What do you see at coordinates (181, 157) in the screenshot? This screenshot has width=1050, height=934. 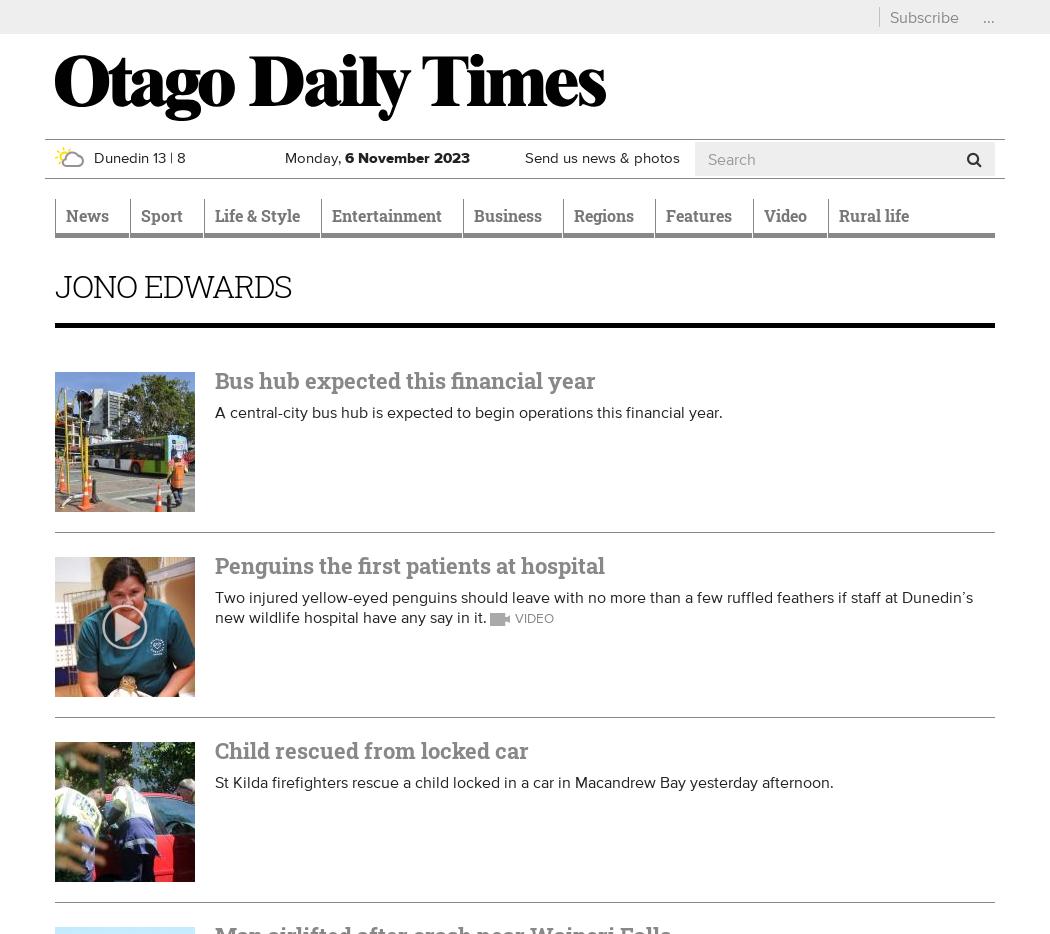 I see `'8'` at bounding box center [181, 157].